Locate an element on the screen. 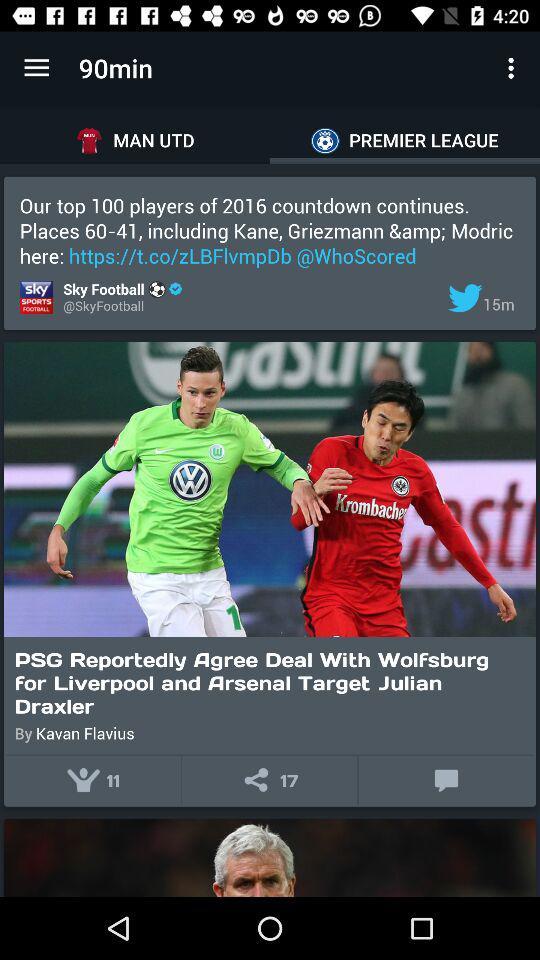 The width and height of the screenshot is (540, 960). icon below the man utd is located at coordinates (270, 230).